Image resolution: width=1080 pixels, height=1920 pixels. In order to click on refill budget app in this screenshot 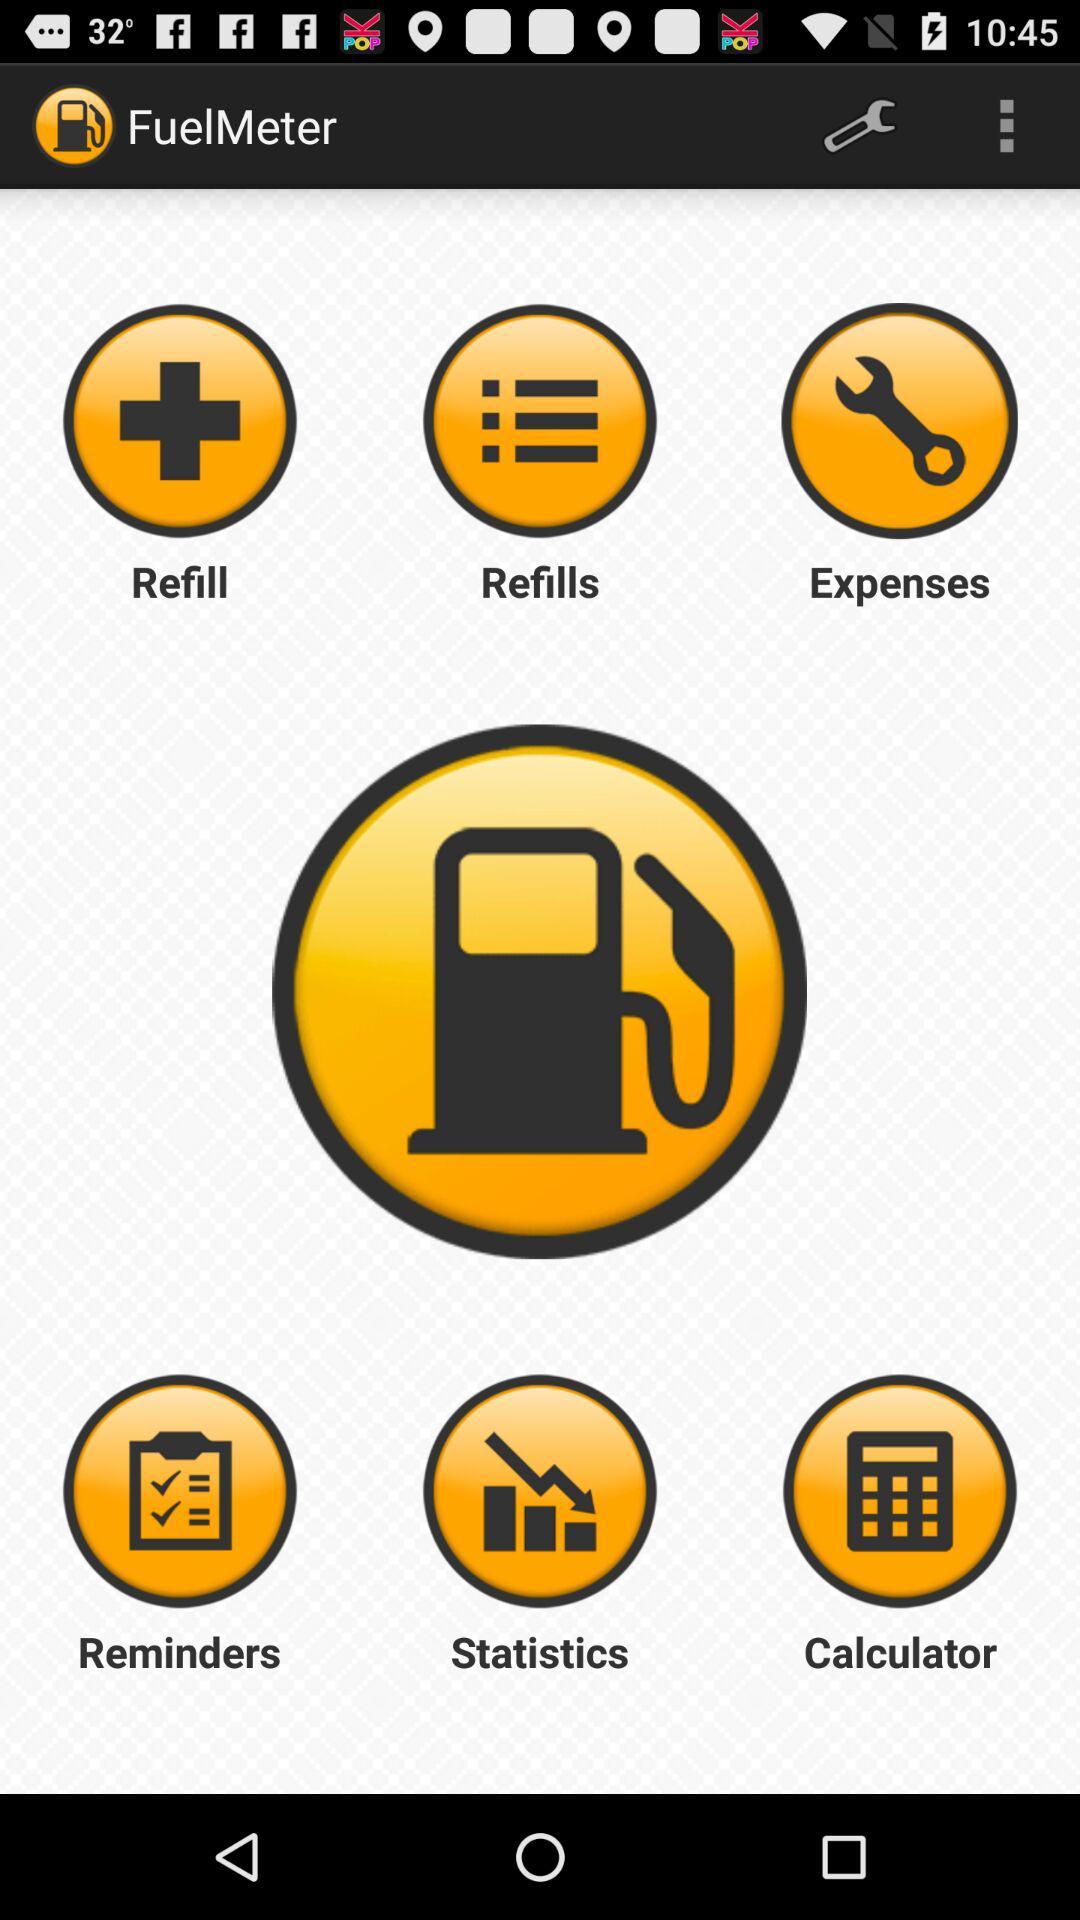, I will do `click(540, 420)`.